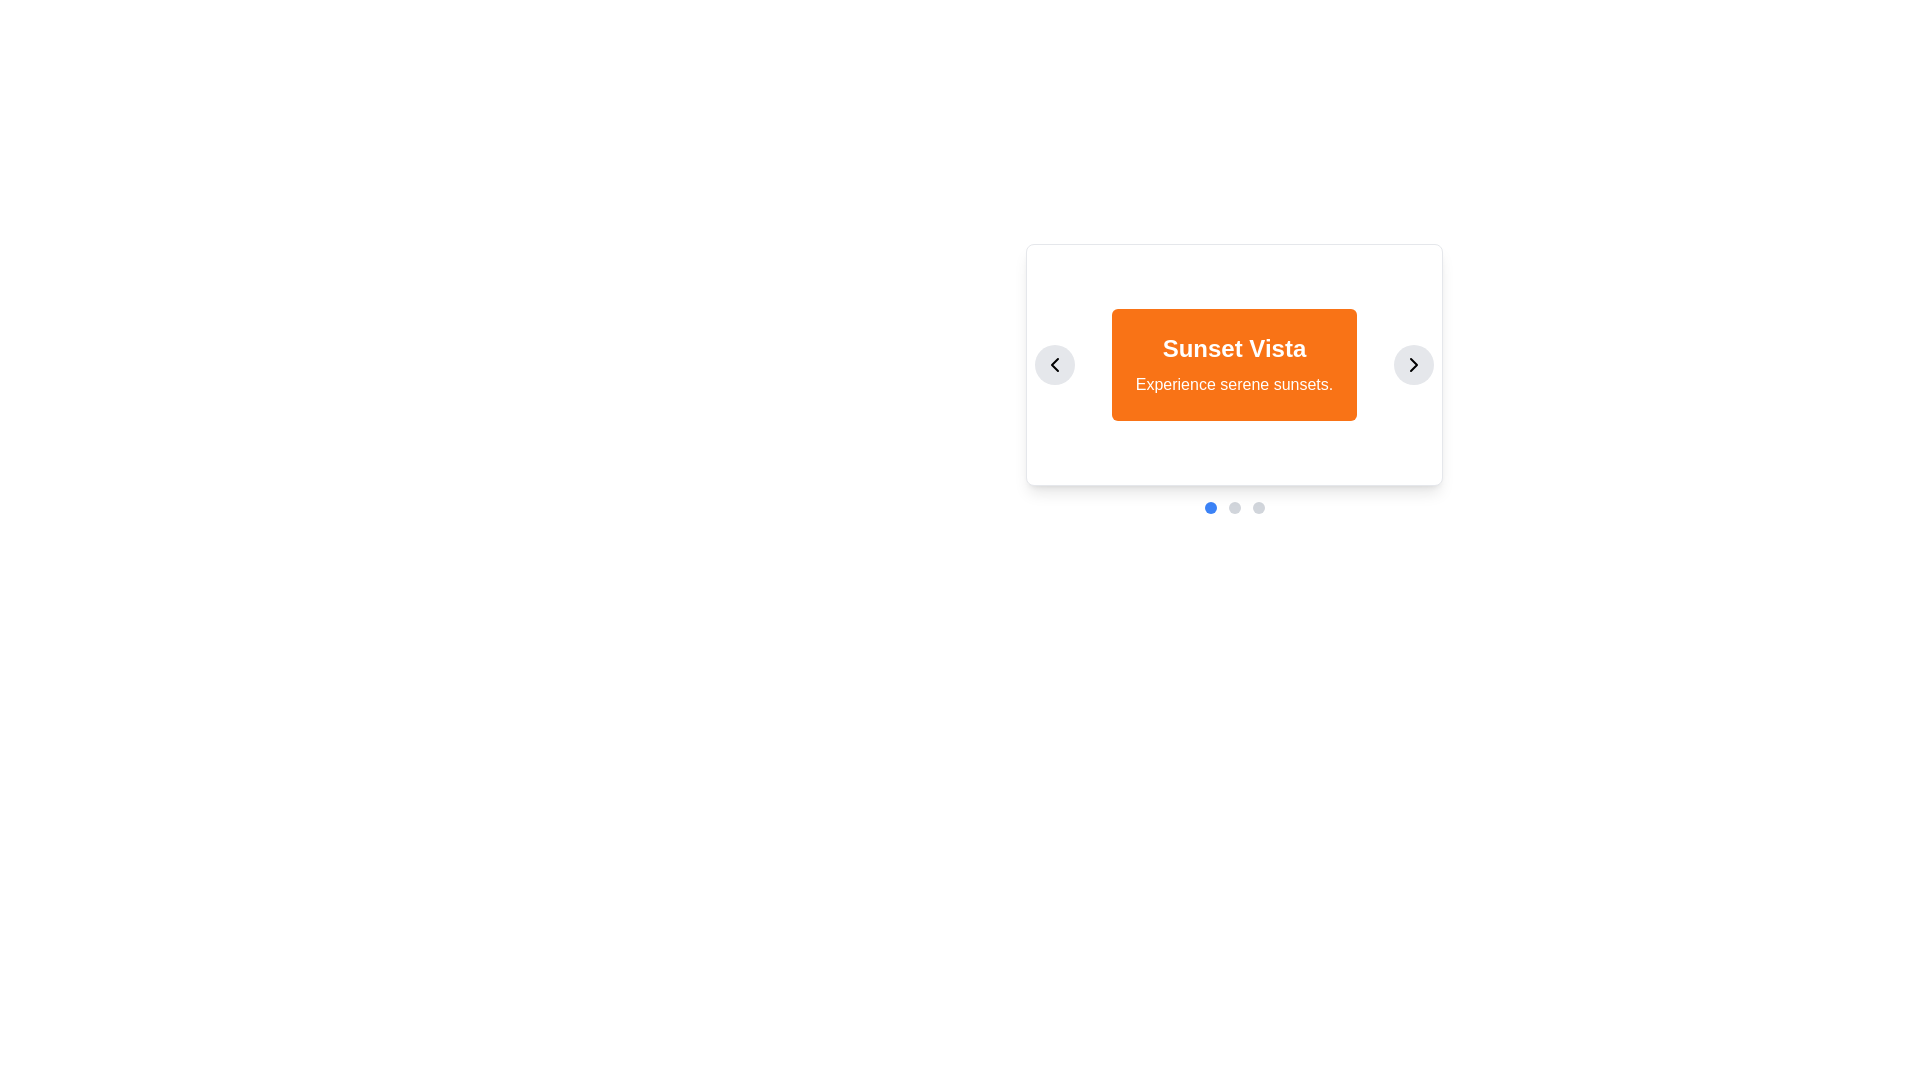  What do you see at coordinates (1209, 507) in the screenshot?
I see `the first dot navigation indicator` at bounding box center [1209, 507].